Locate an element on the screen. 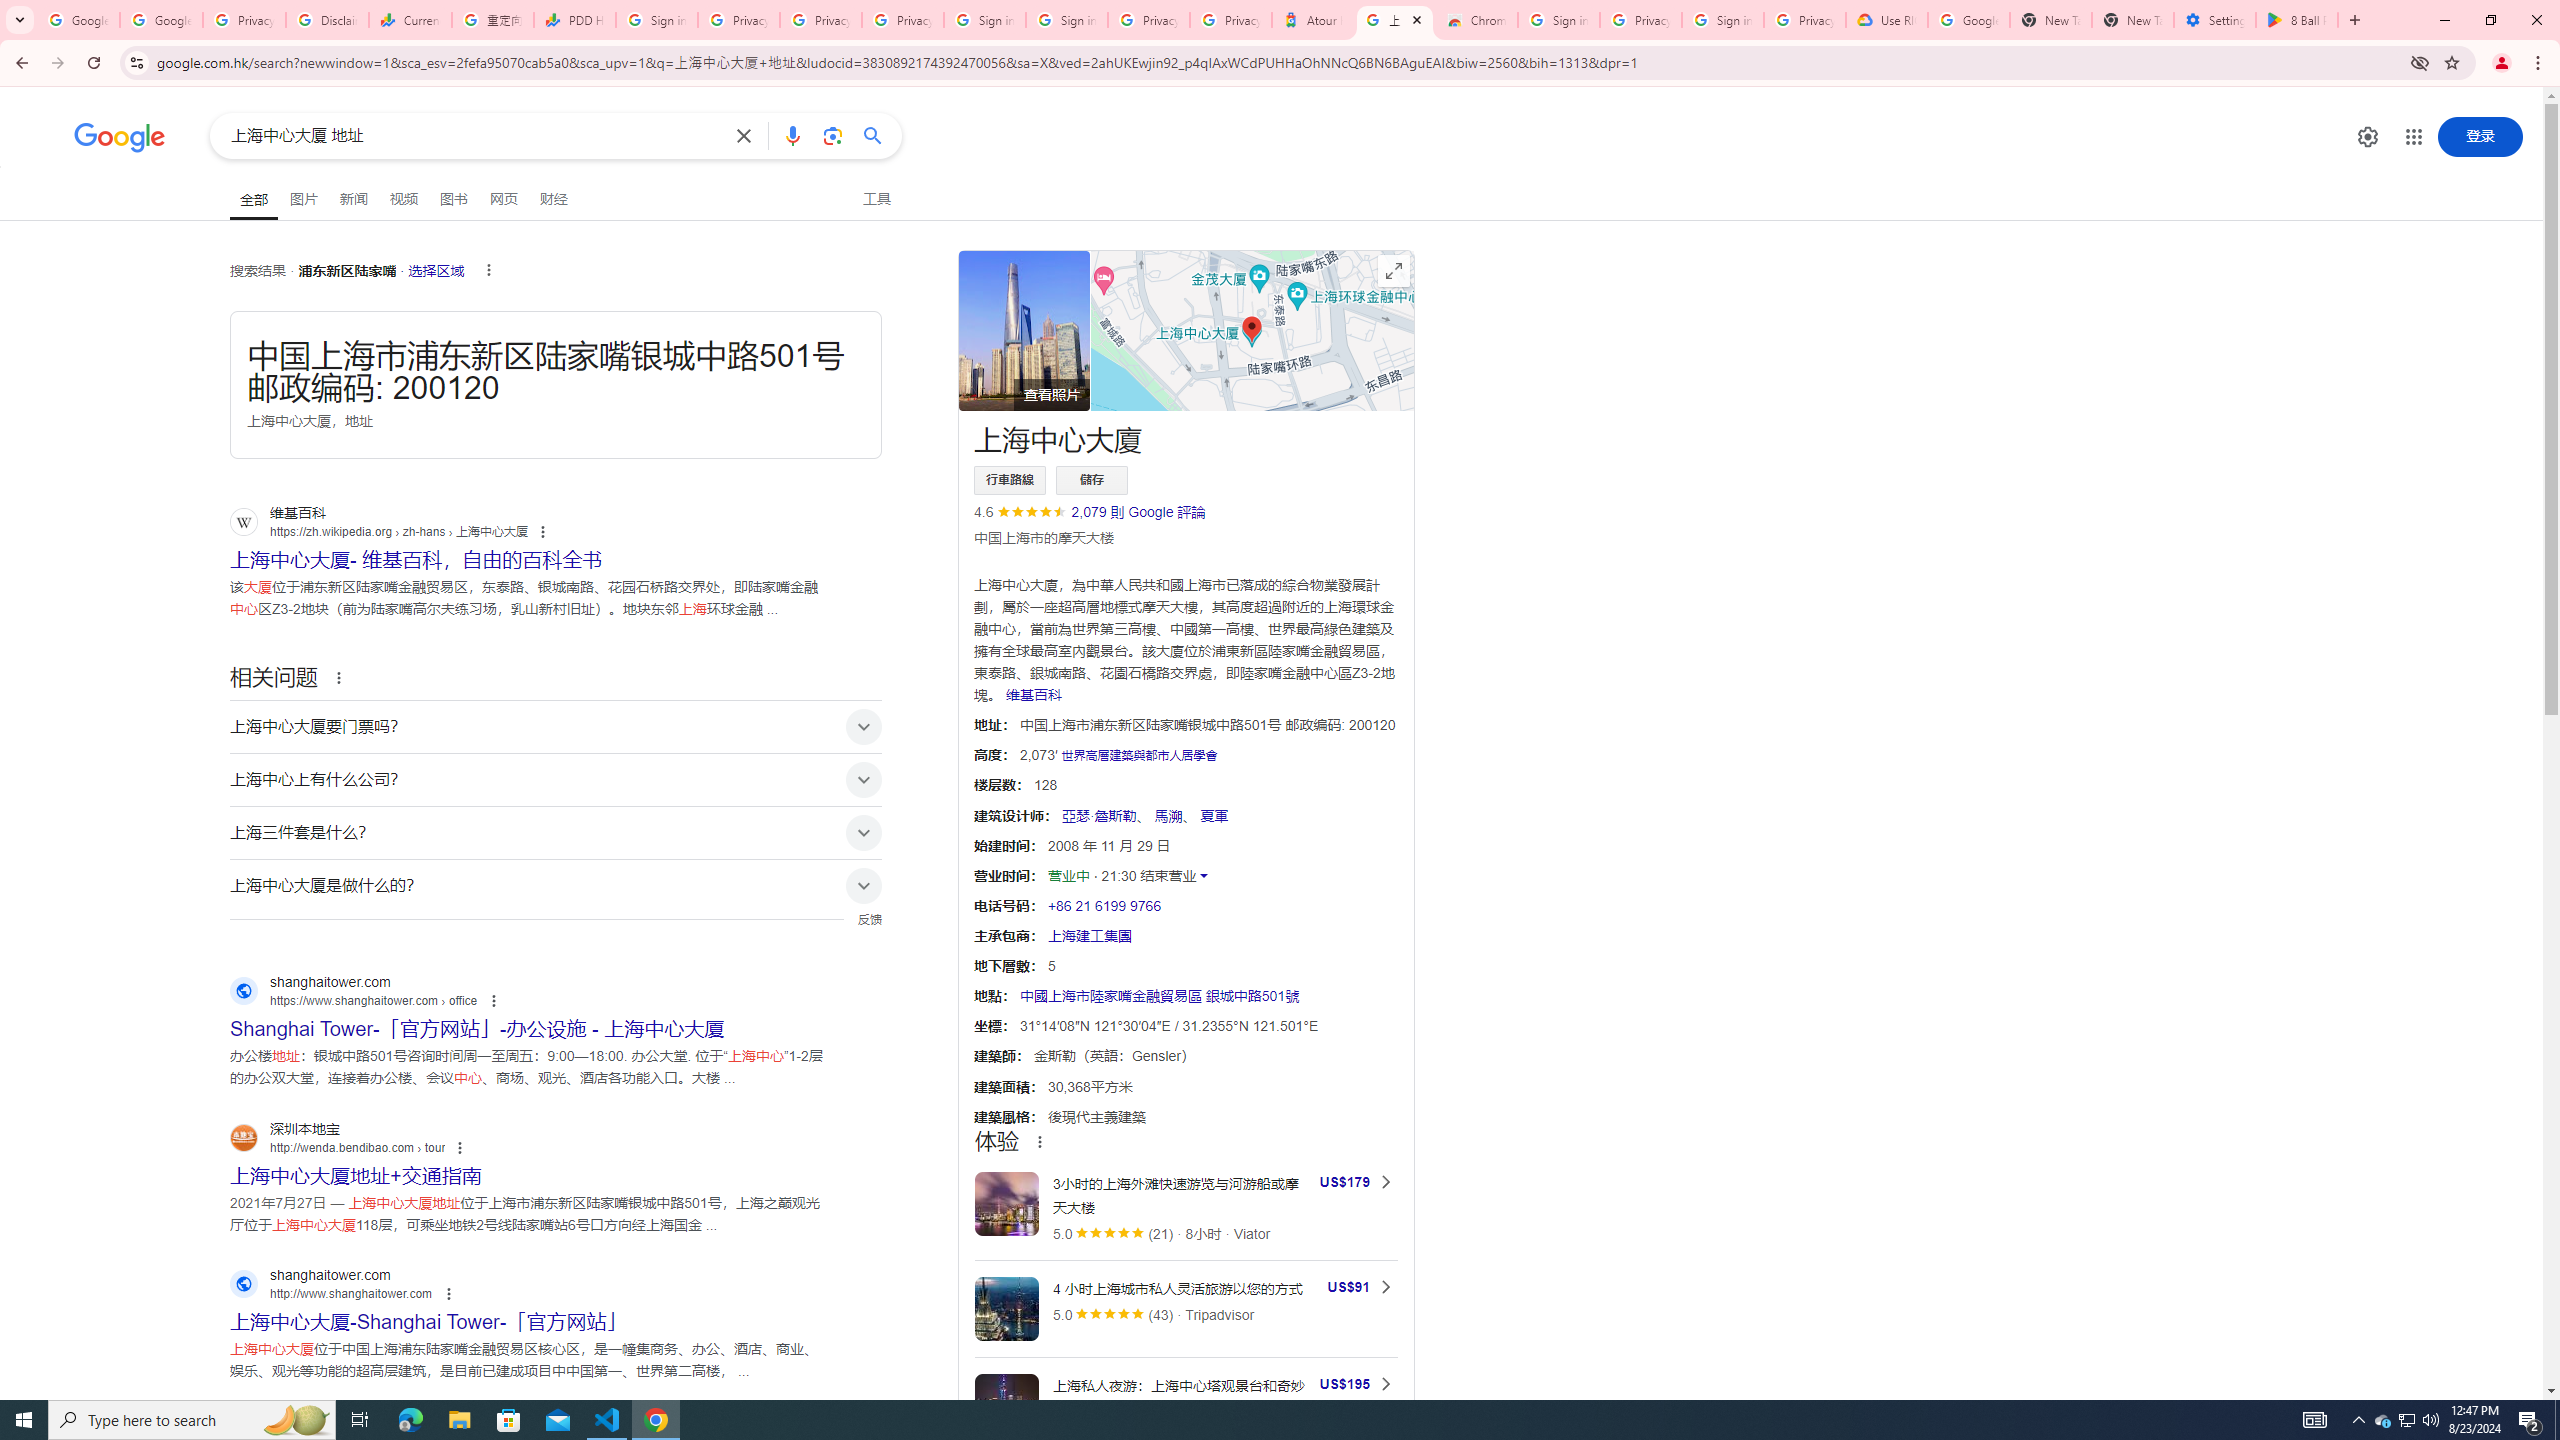 The image size is (2560, 1440). '8 Ball Pool - Apps on Google Play' is located at coordinates (2296, 19).